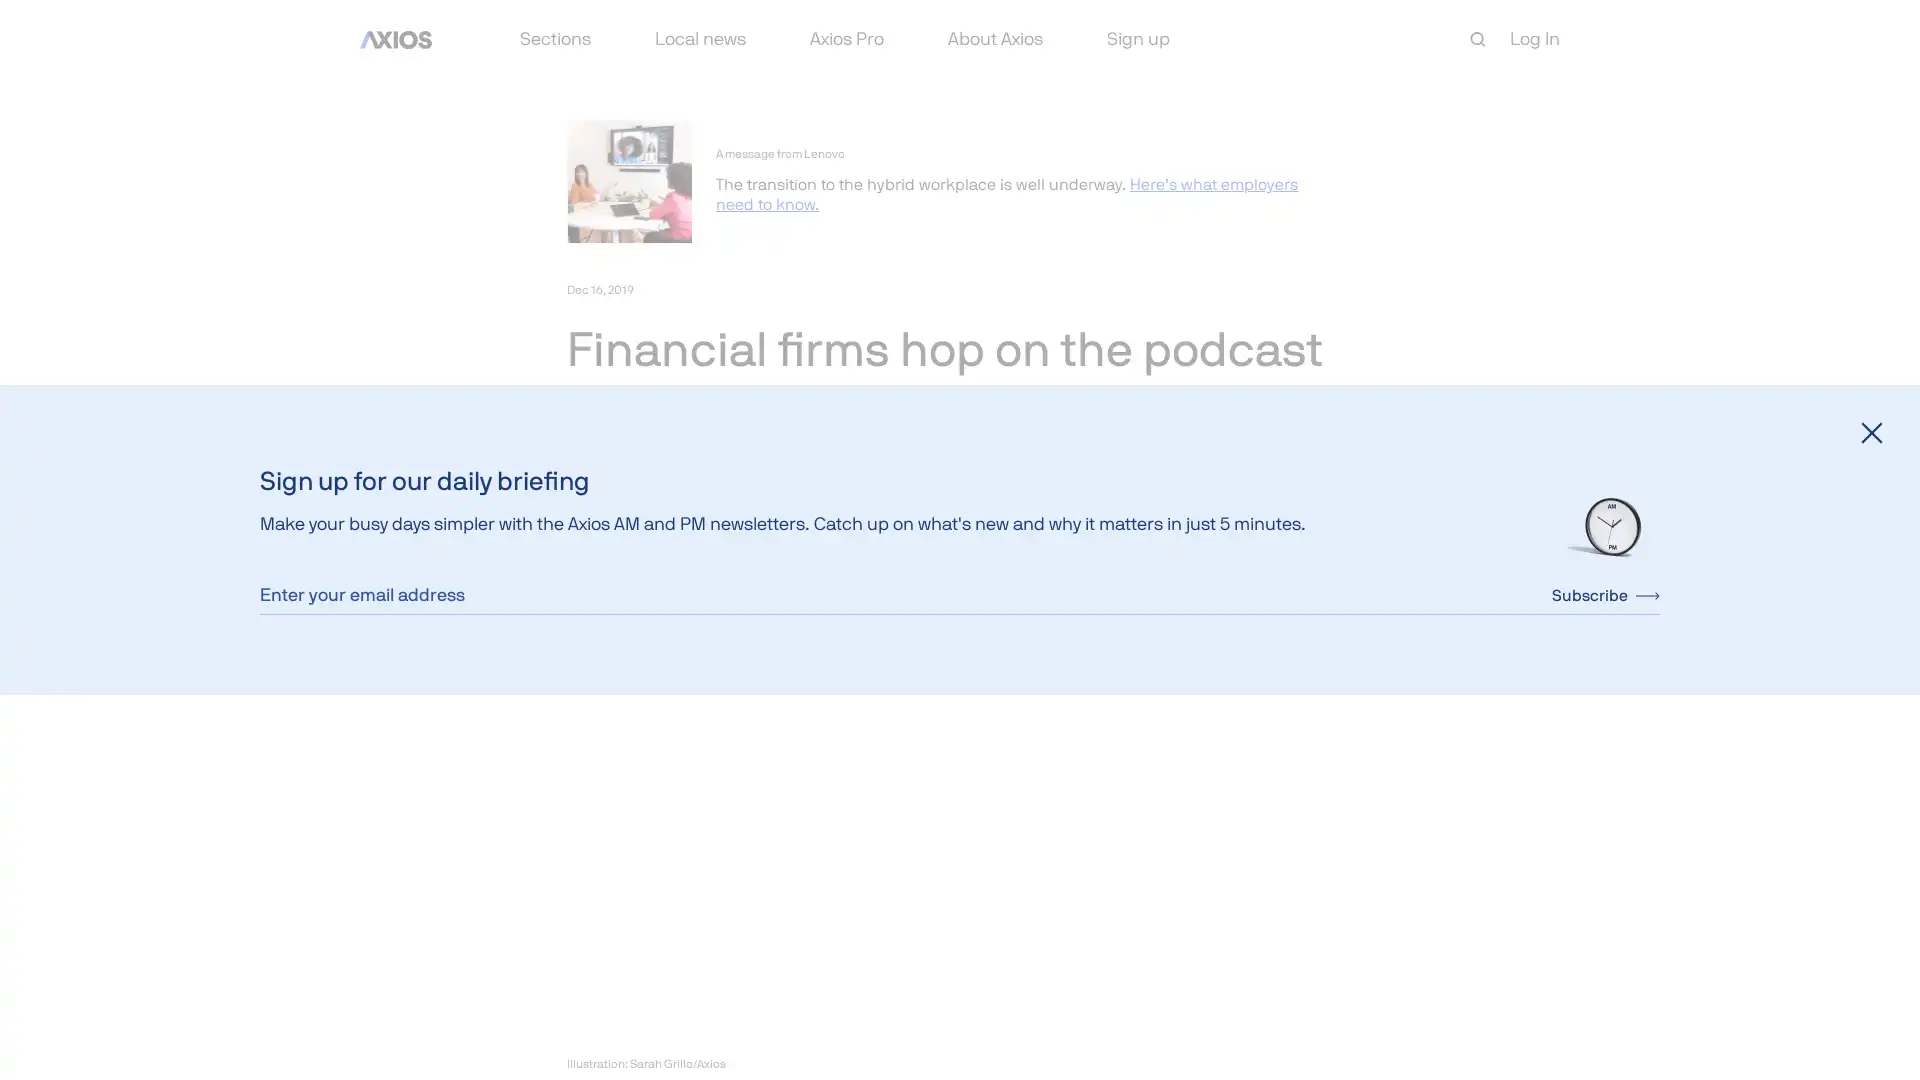 This screenshot has height=1080, width=1920. I want to click on linkedin, so click(677, 543).